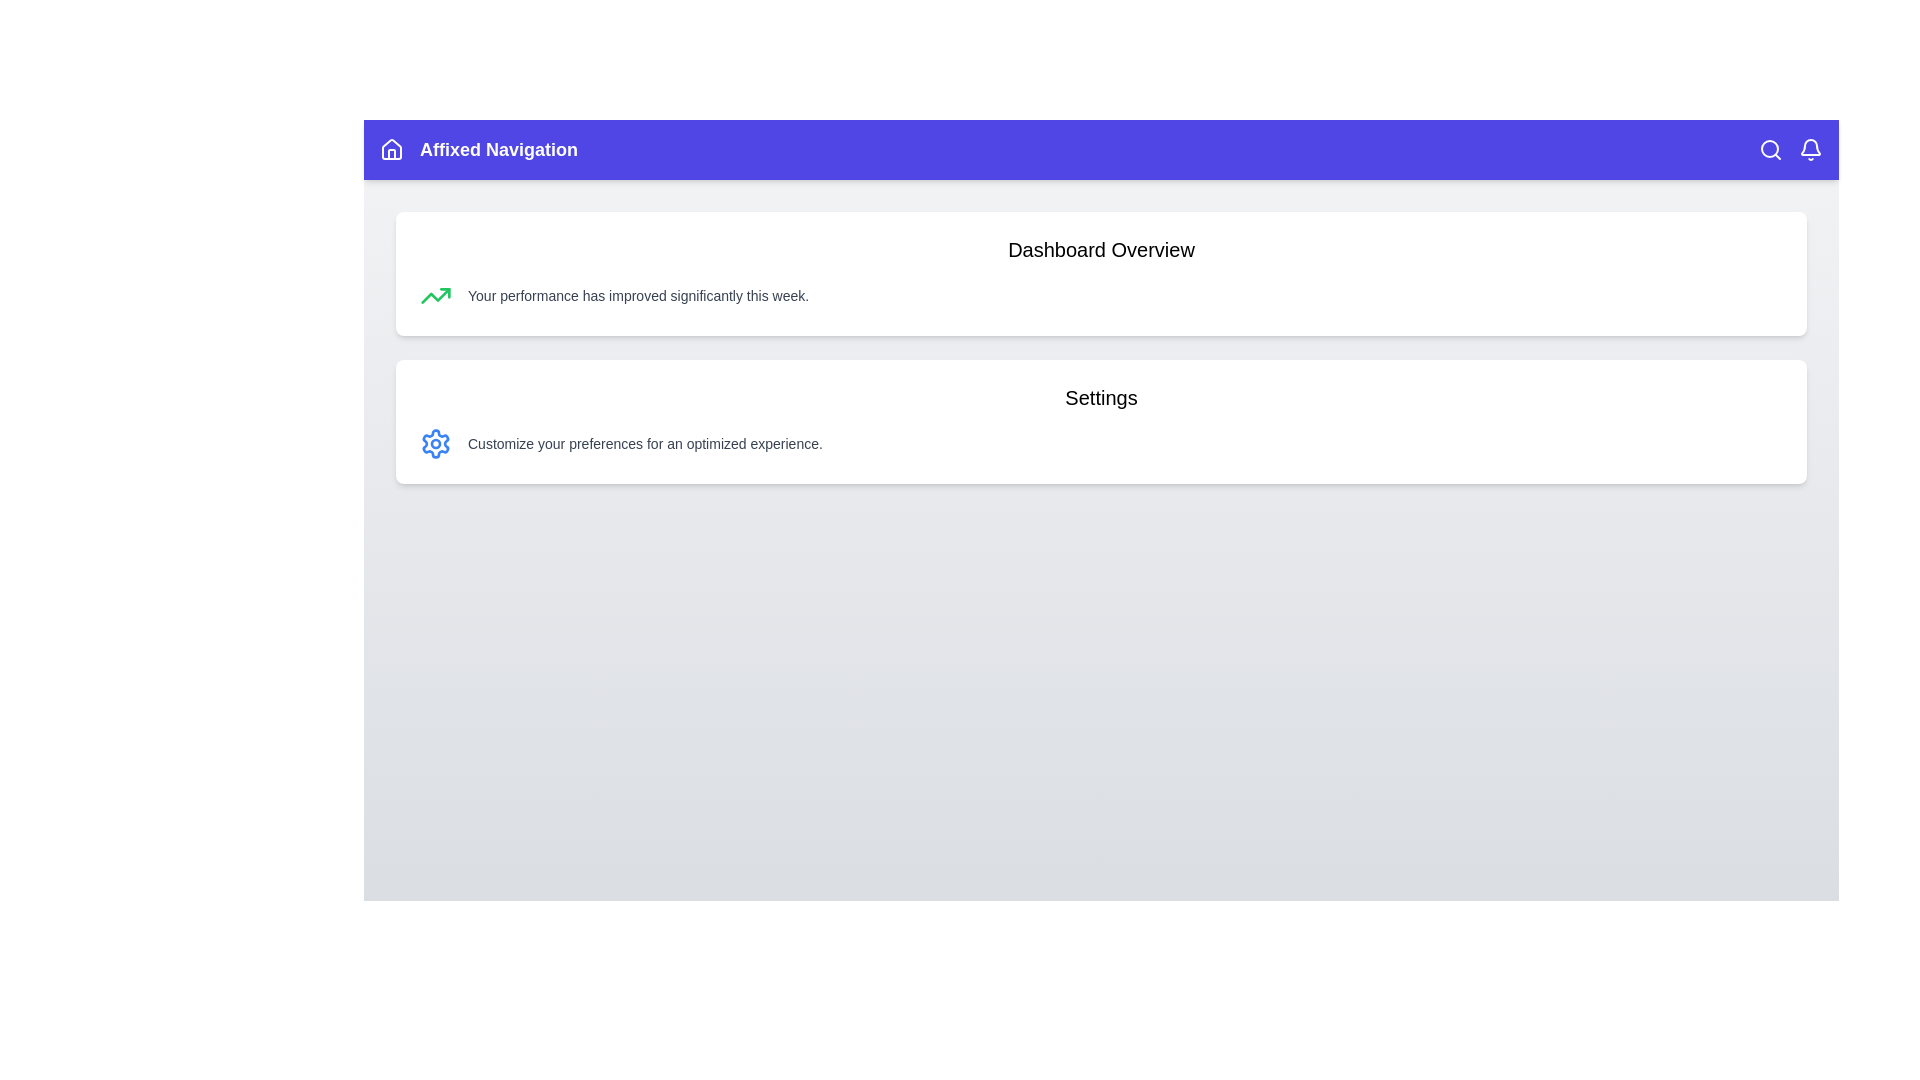 This screenshot has height=1080, width=1920. What do you see at coordinates (435, 296) in the screenshot?
I see `the green upward-trending arrow icon located to the left of the text 'Your performance has improved significantly this week.'` at bounding box center [435, 296].